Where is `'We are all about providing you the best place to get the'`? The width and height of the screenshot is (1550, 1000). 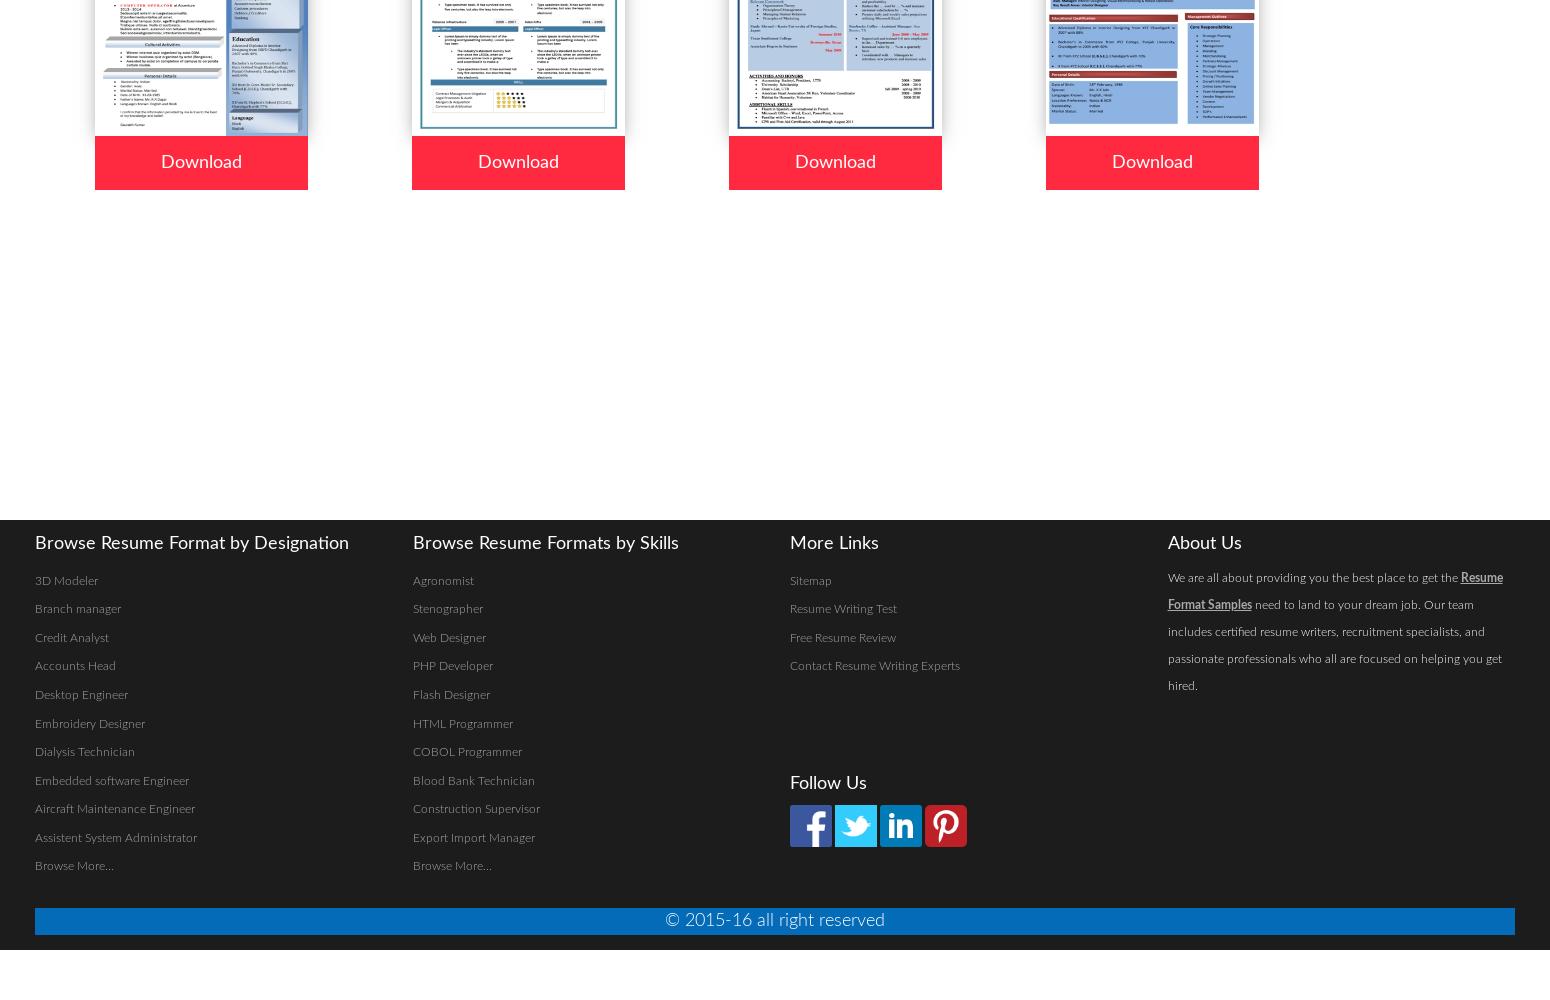
'We are all about providing you the best place to get the' is located at coordinates (1166, 576).